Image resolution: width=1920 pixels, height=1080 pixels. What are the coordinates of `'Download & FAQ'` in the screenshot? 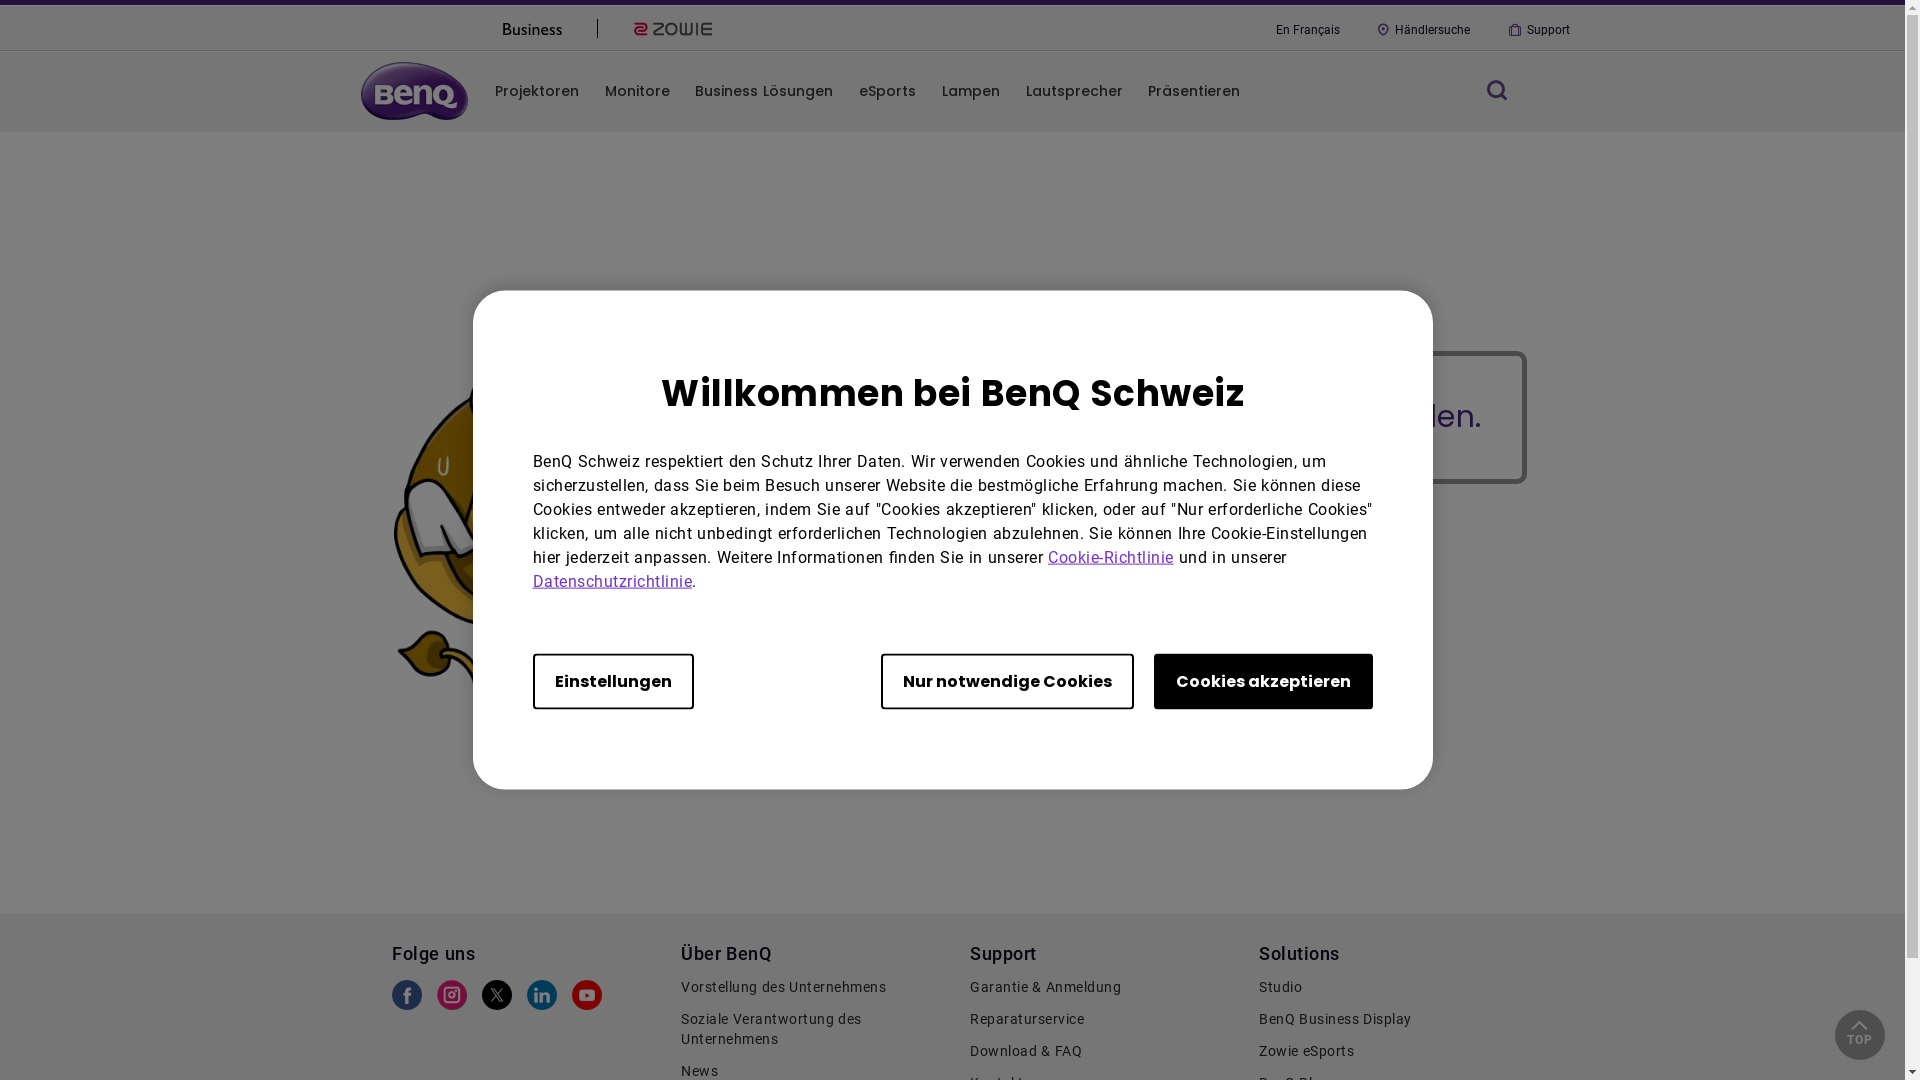 It's located at (1103, 1051).